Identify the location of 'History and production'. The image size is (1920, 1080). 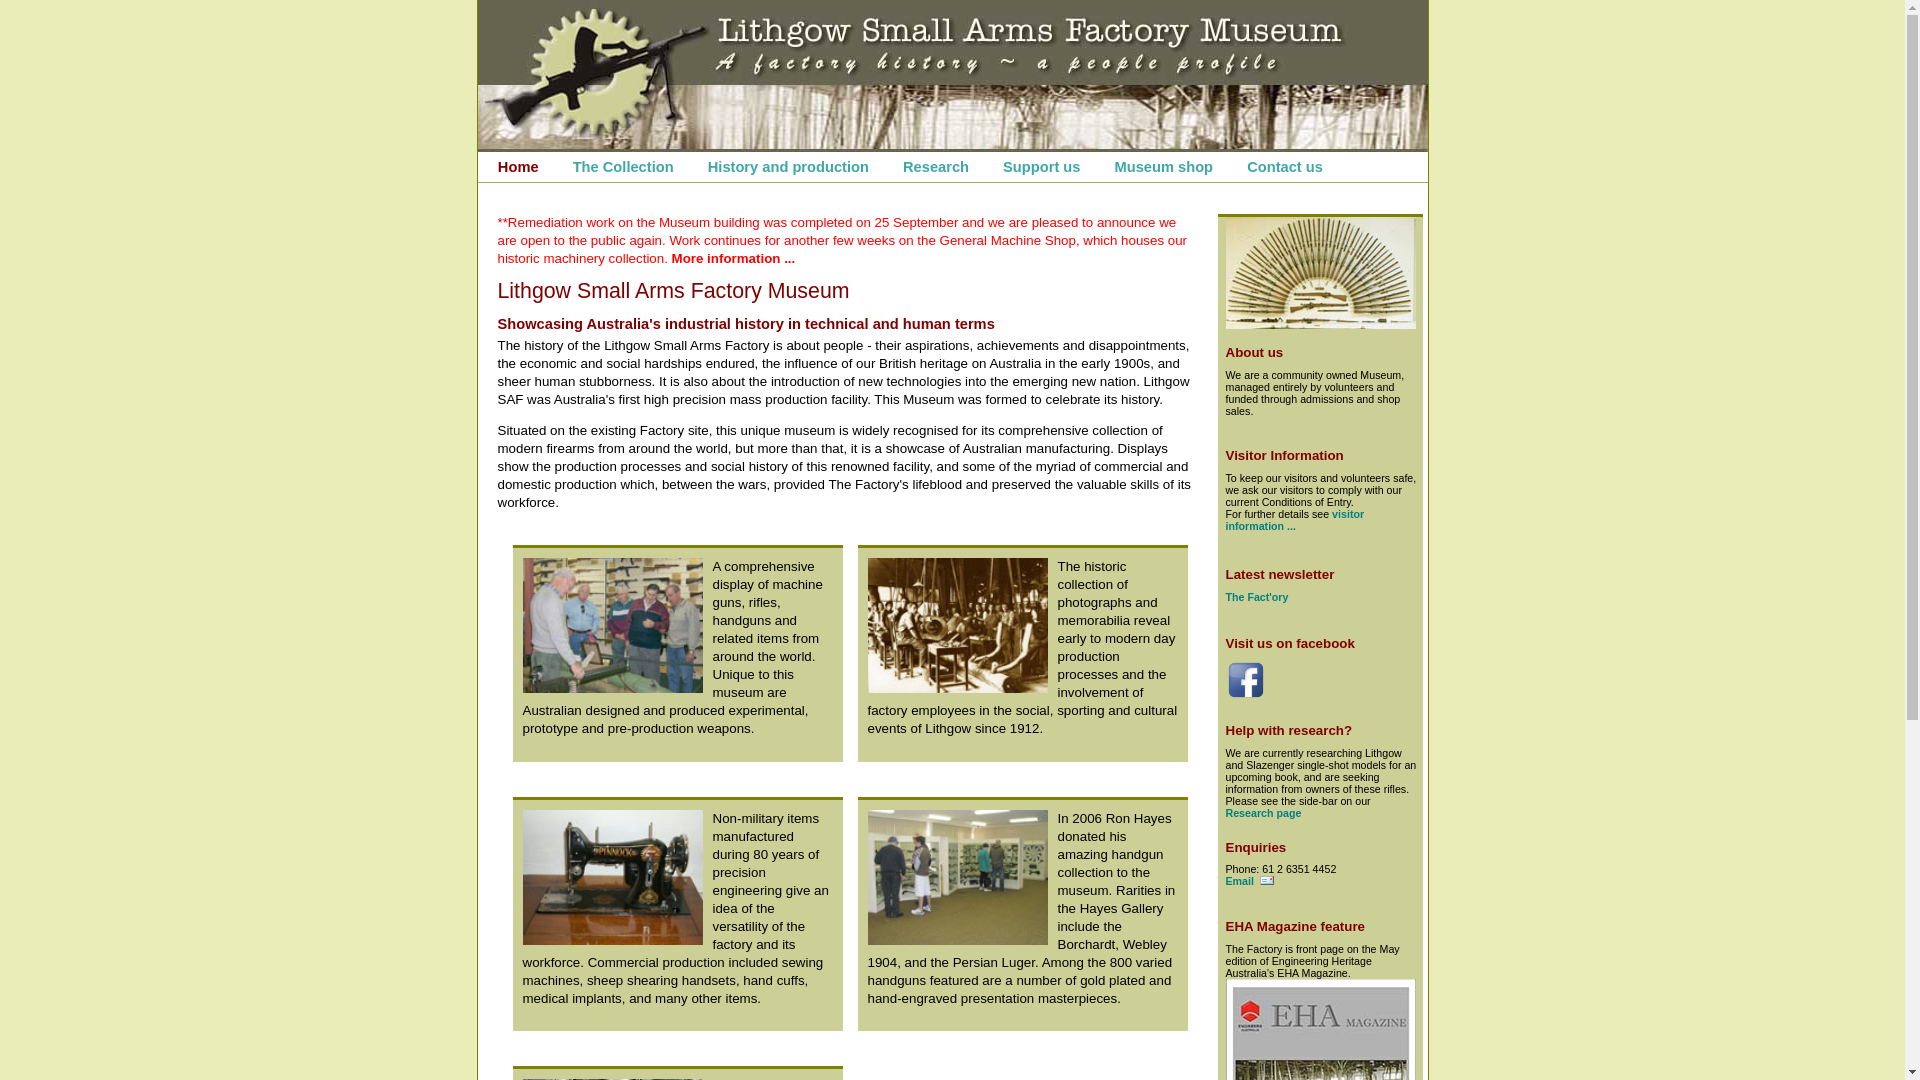
(787, 165).